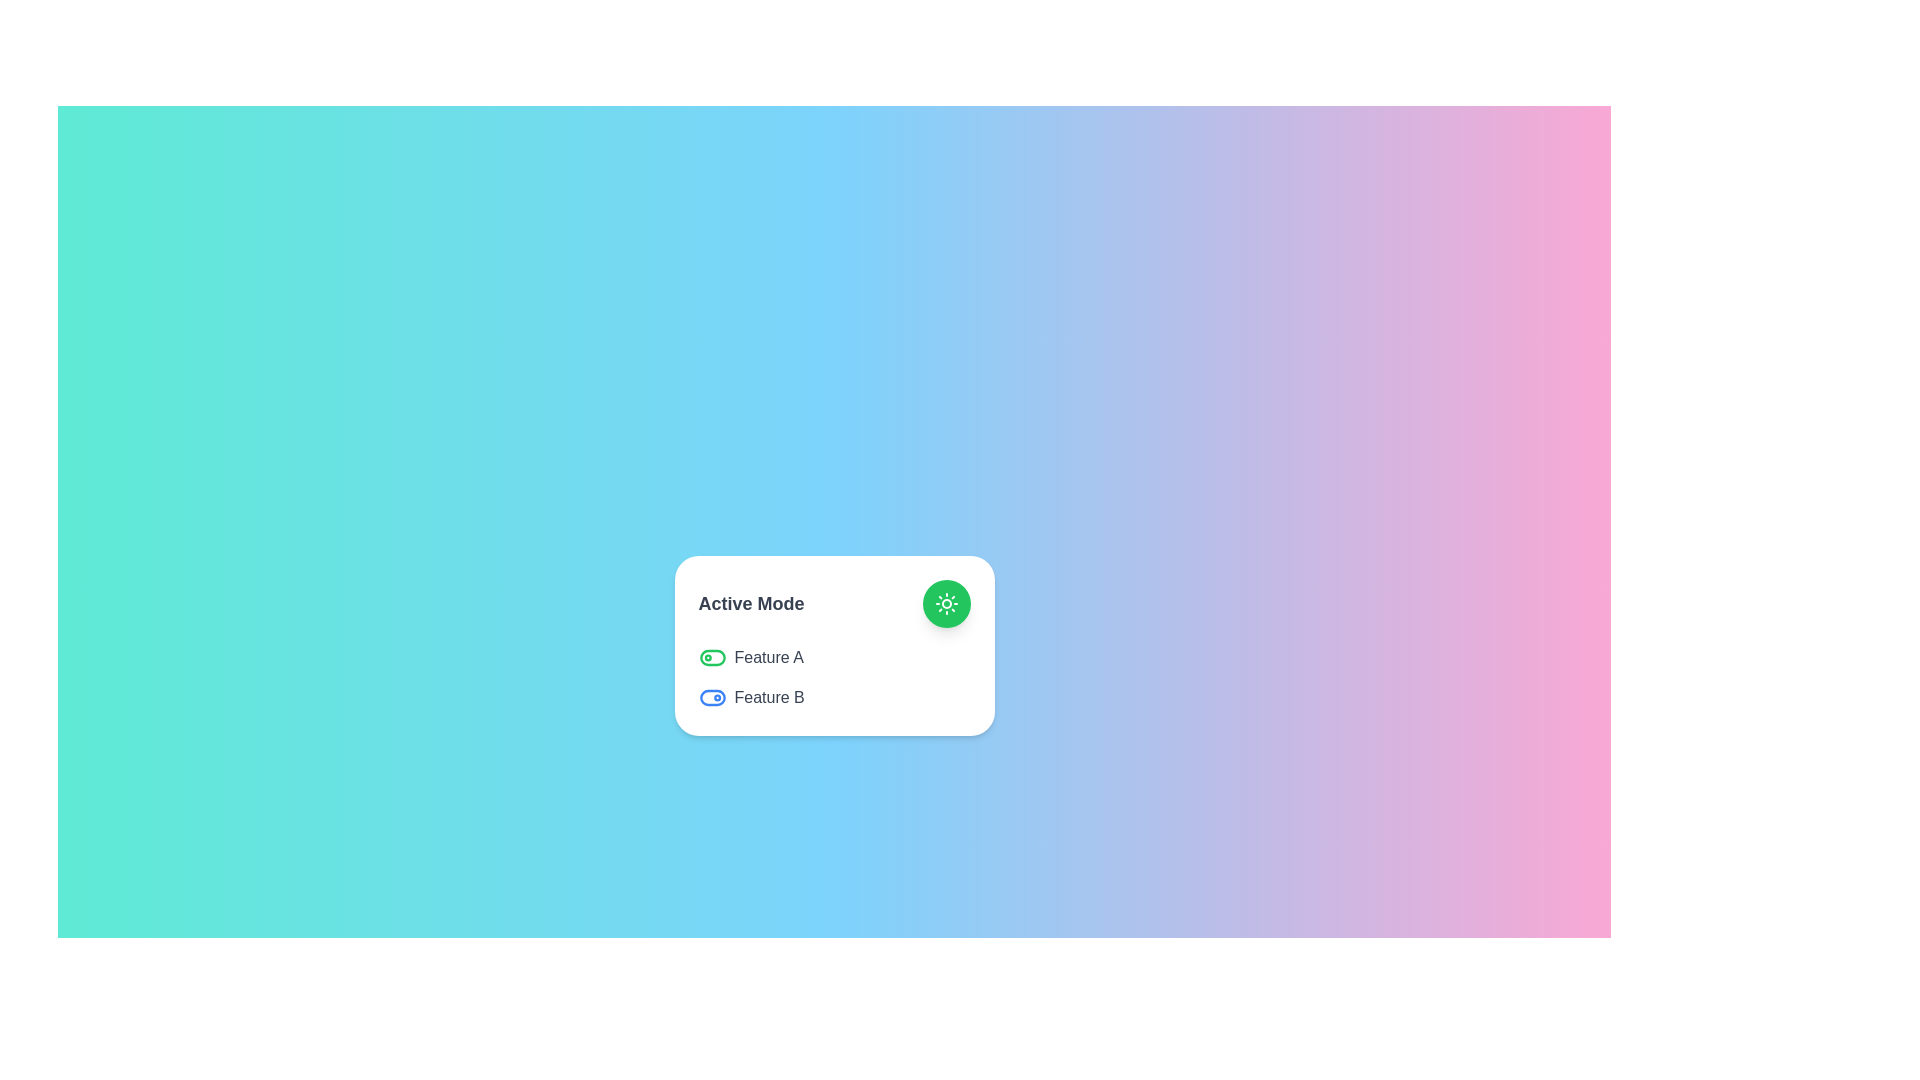 The height and width of the screenshot is (1080, 1920). Describe the element at coordinates (945, 603) in the screenshot. I see `the toggle switch button located in the top-right corner of the 'Active Mode' card` at that location.